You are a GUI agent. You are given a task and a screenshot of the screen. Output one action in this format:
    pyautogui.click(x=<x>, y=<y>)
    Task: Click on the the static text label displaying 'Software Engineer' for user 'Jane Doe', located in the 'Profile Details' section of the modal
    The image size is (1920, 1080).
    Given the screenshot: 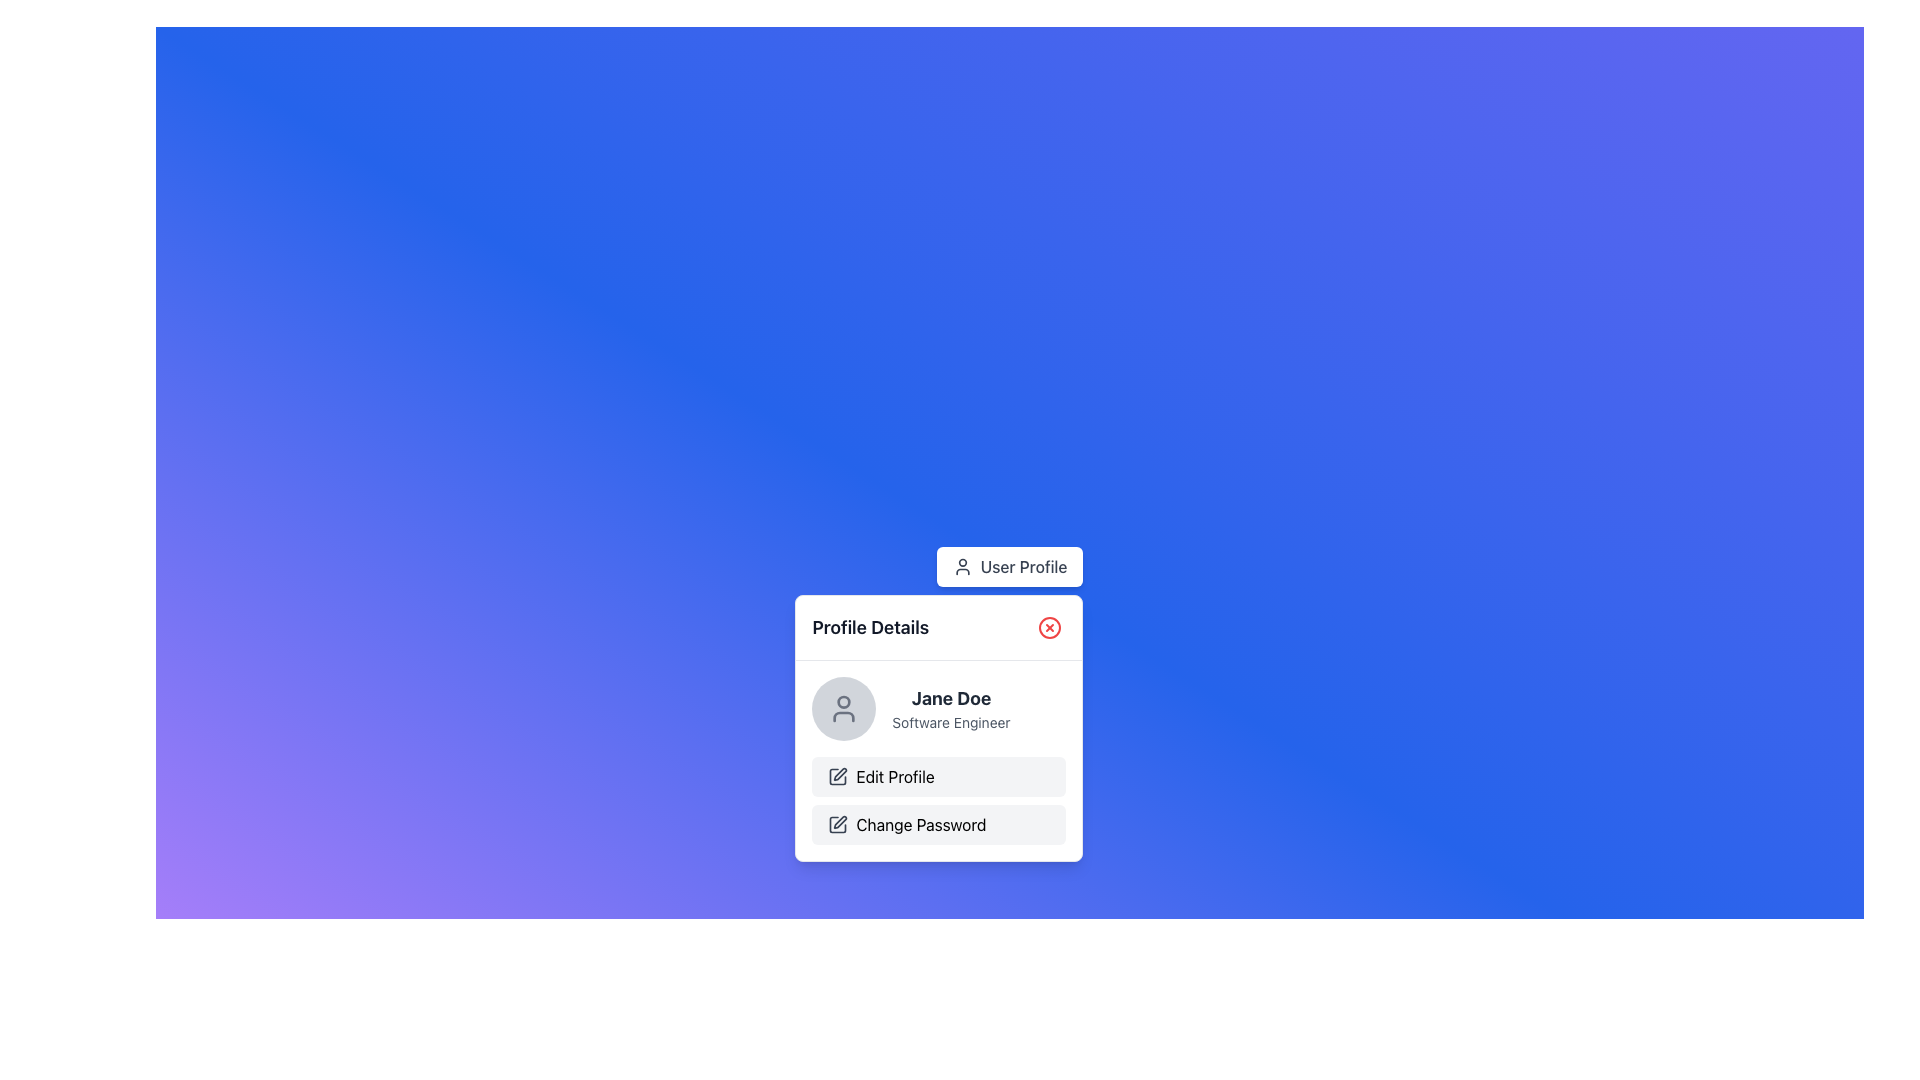 What is the action you would take?
    pyautogui.click(x=950, y=722)
    